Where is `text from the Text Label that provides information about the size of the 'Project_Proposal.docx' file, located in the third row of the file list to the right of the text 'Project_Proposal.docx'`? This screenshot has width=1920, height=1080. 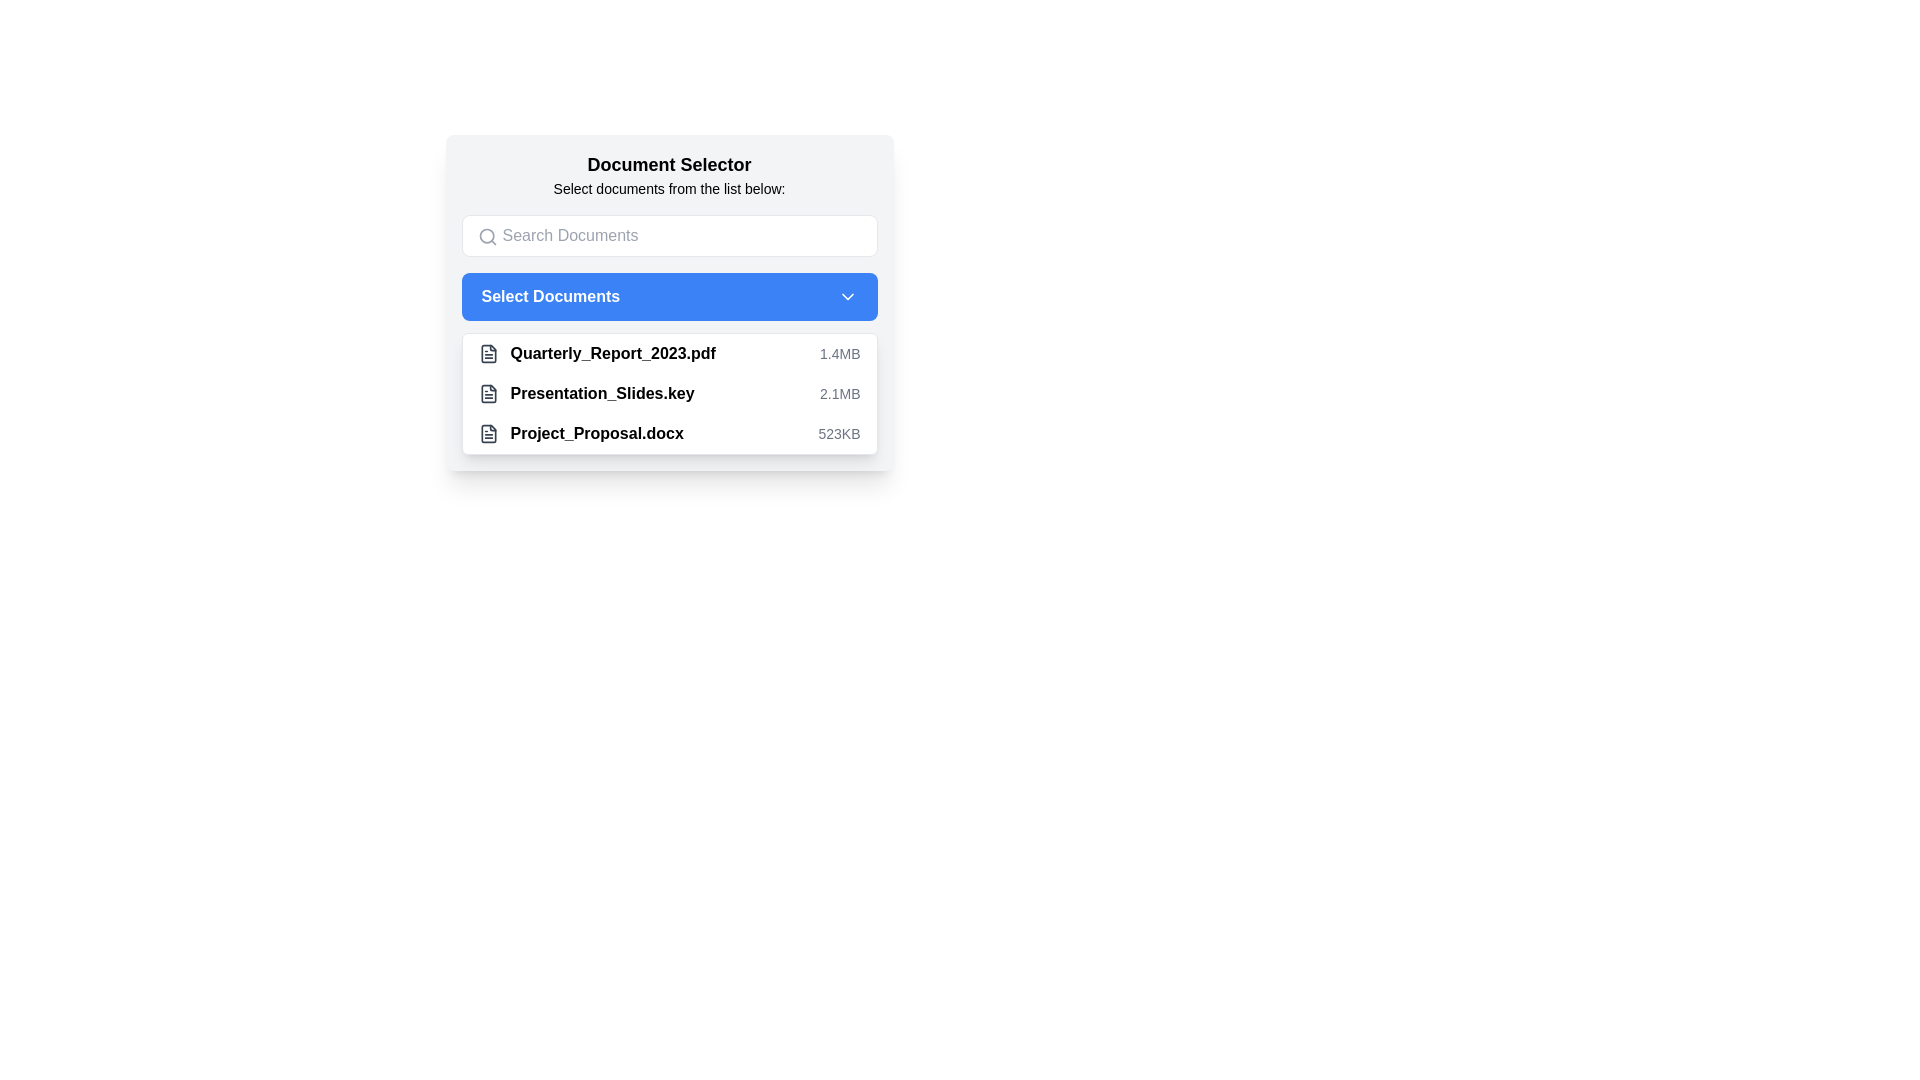
text from the Text Label that provides information about the size of the 'Project_Proposal.docx' file, located in the third row of the file list to the right of the text 'Project_Proposal.docx' is located at coordinates (839, 433).